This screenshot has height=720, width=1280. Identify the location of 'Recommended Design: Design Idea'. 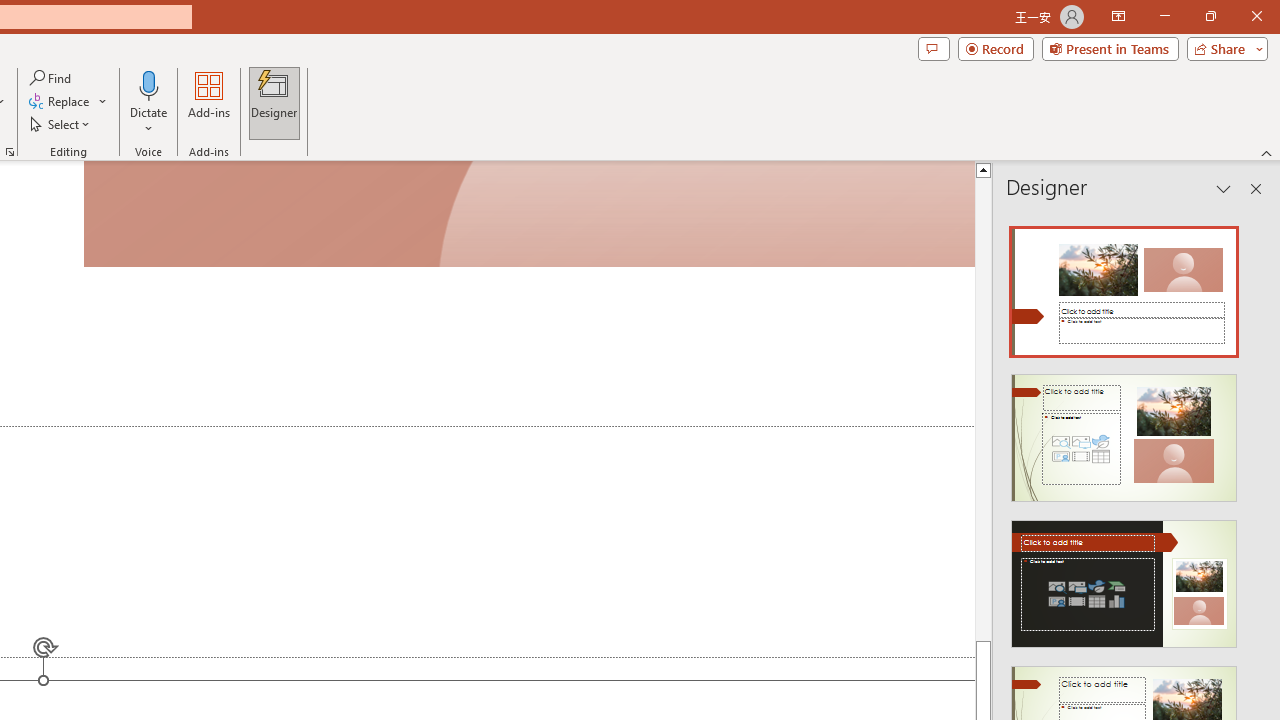
(1124, 286).